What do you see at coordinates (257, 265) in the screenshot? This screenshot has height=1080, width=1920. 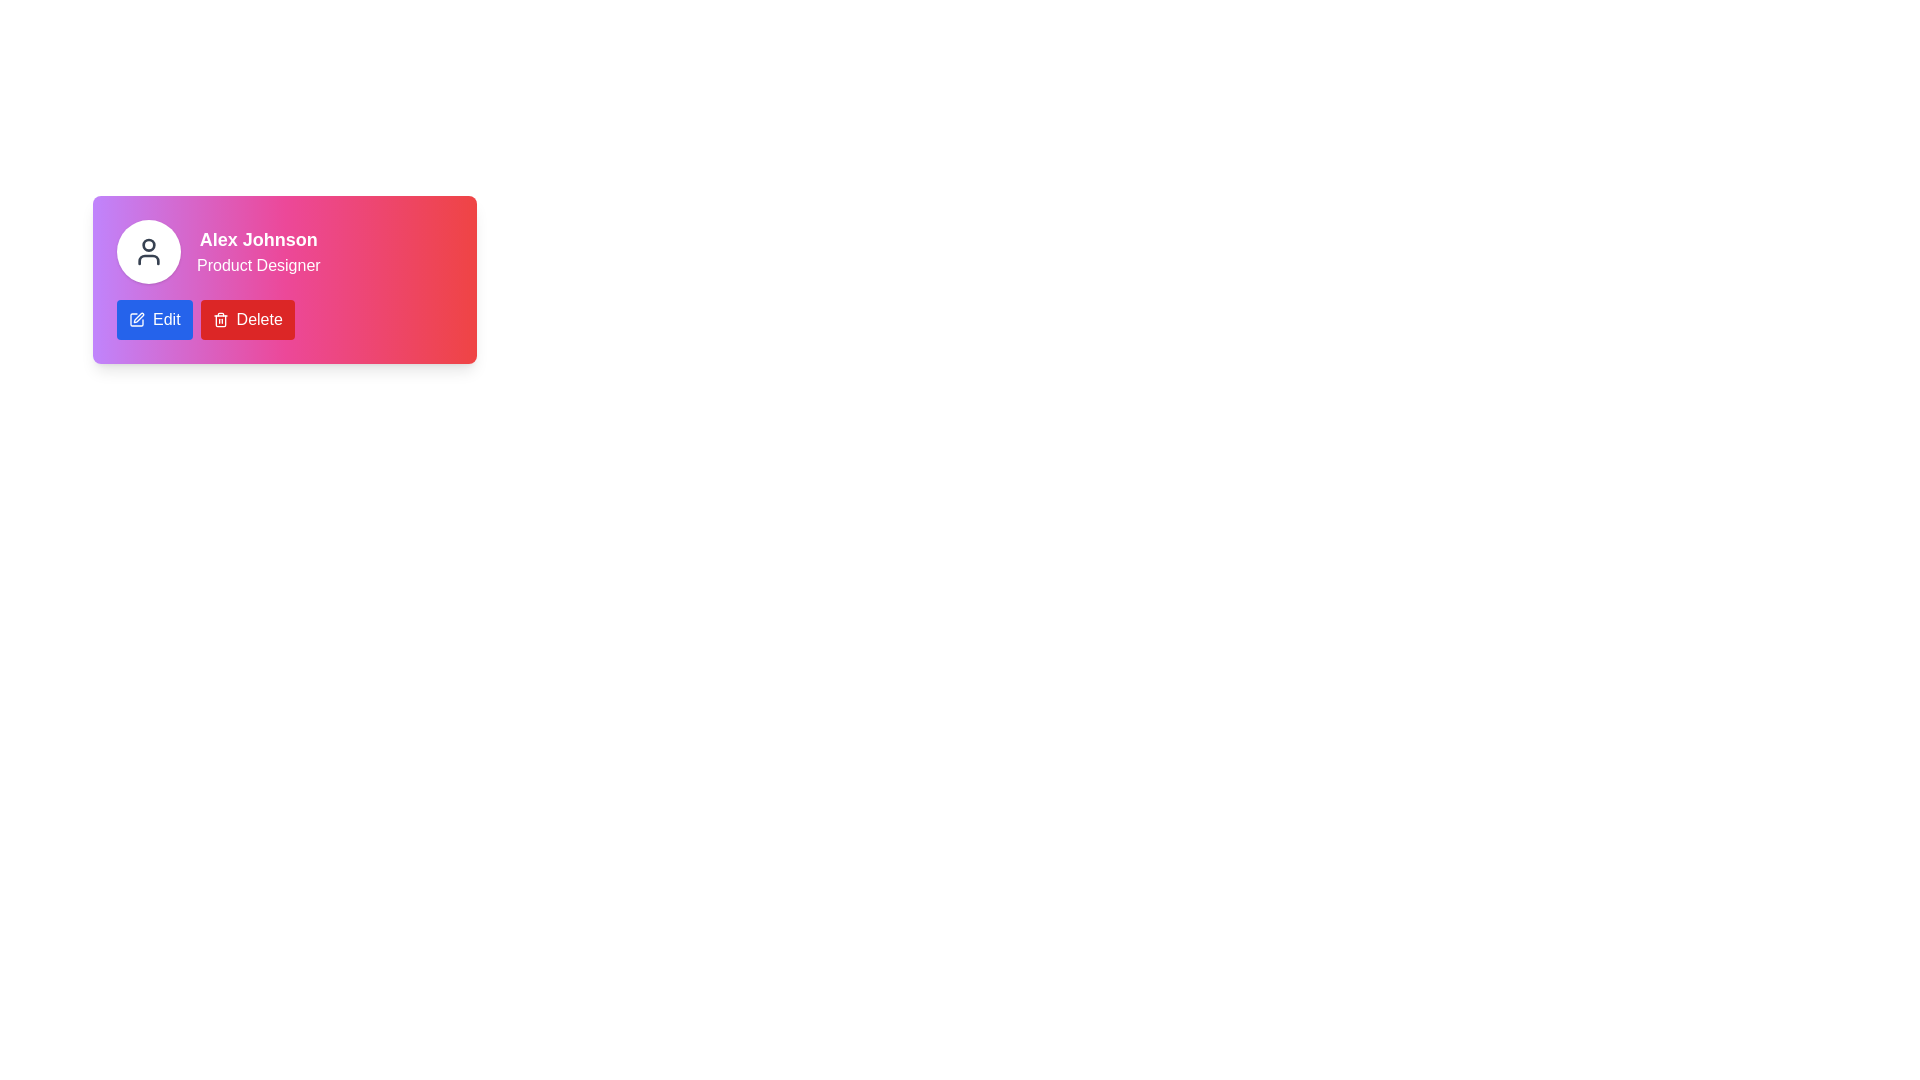 I see `text label indicating the user's professional title or role located below the name 'Alex Johnson' in the user profile card` at bounding box center [257, 265].